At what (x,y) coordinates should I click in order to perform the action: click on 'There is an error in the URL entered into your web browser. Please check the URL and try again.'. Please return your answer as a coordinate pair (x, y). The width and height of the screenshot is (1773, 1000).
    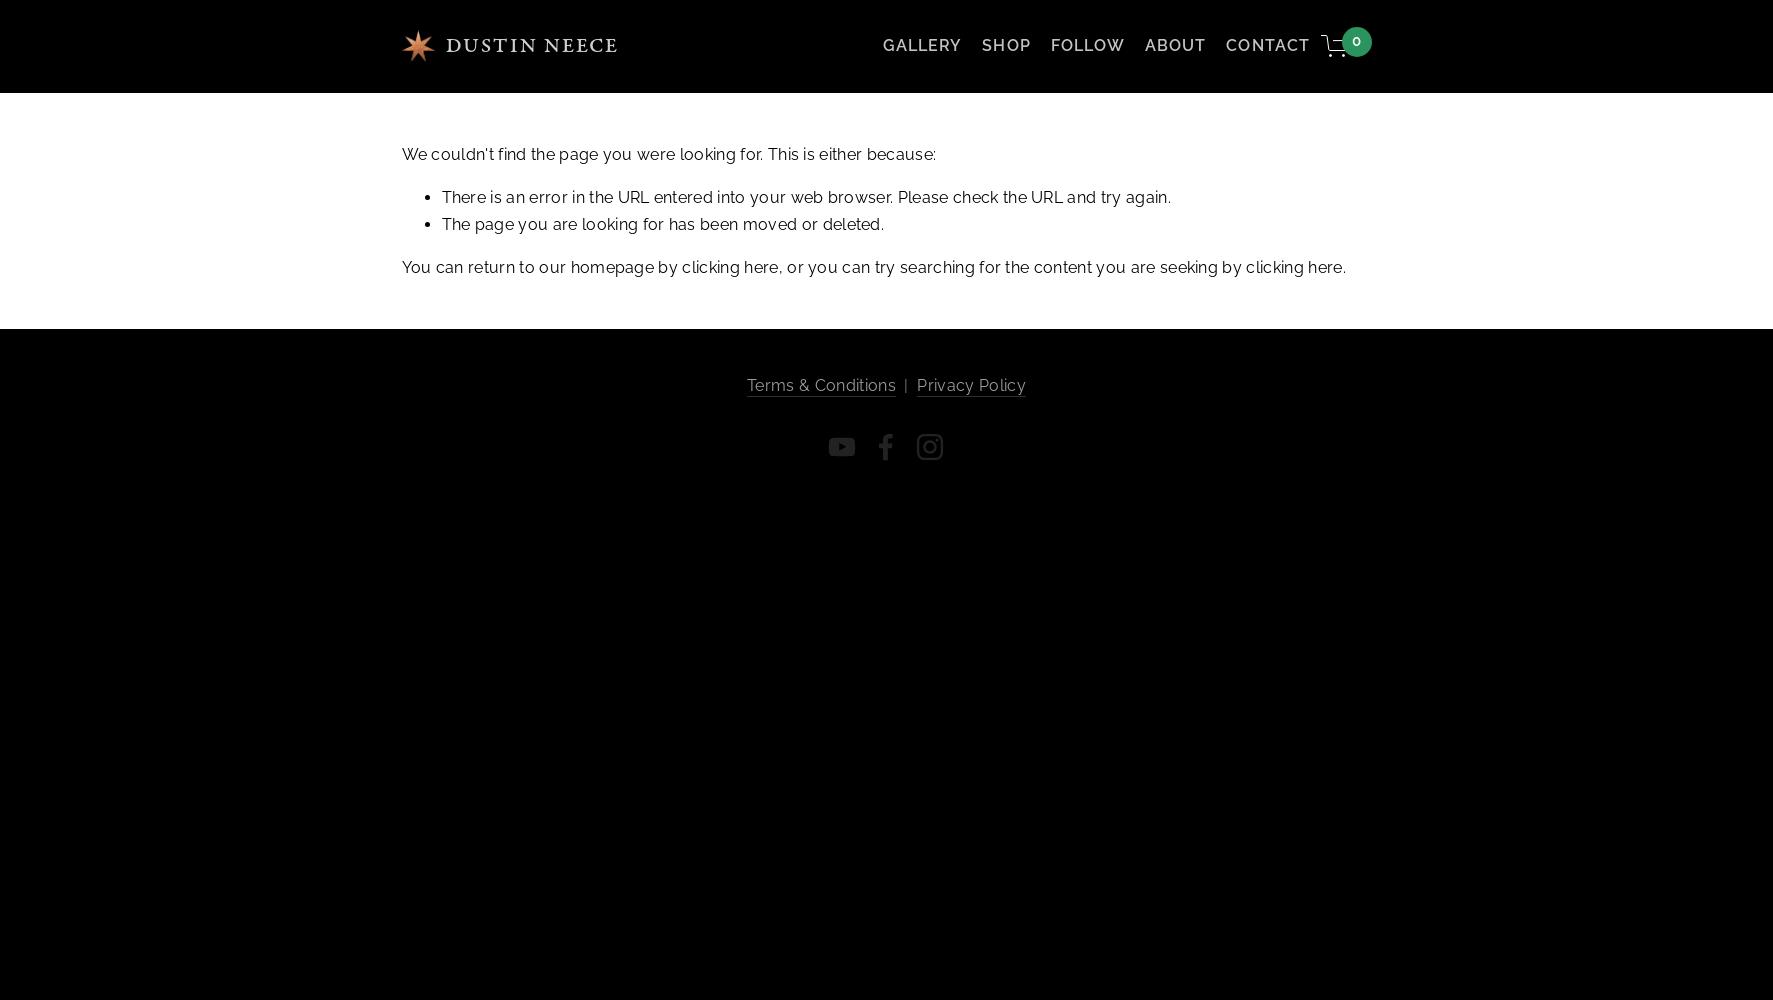
    Looking at the image, I should click on (804, 195).